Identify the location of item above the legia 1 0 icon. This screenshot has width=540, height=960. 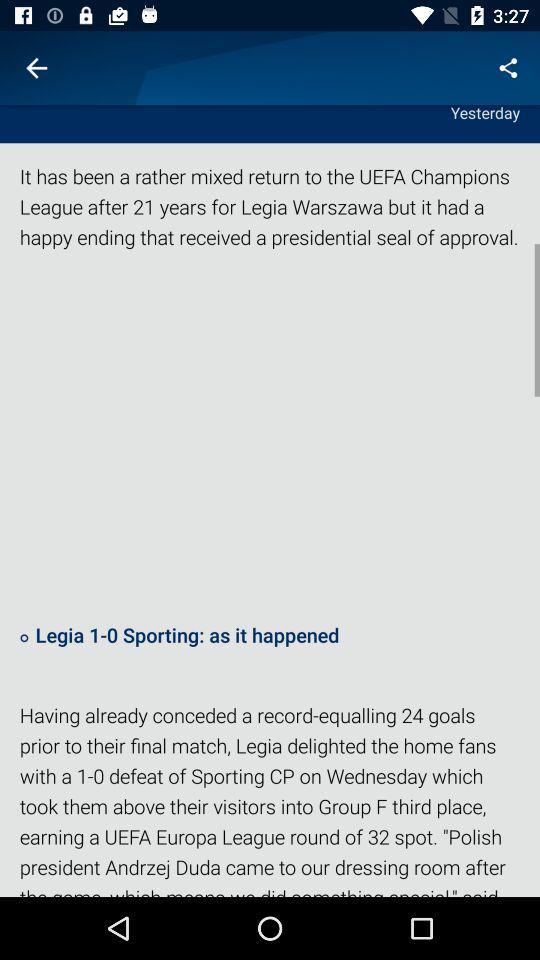
(270, 435).